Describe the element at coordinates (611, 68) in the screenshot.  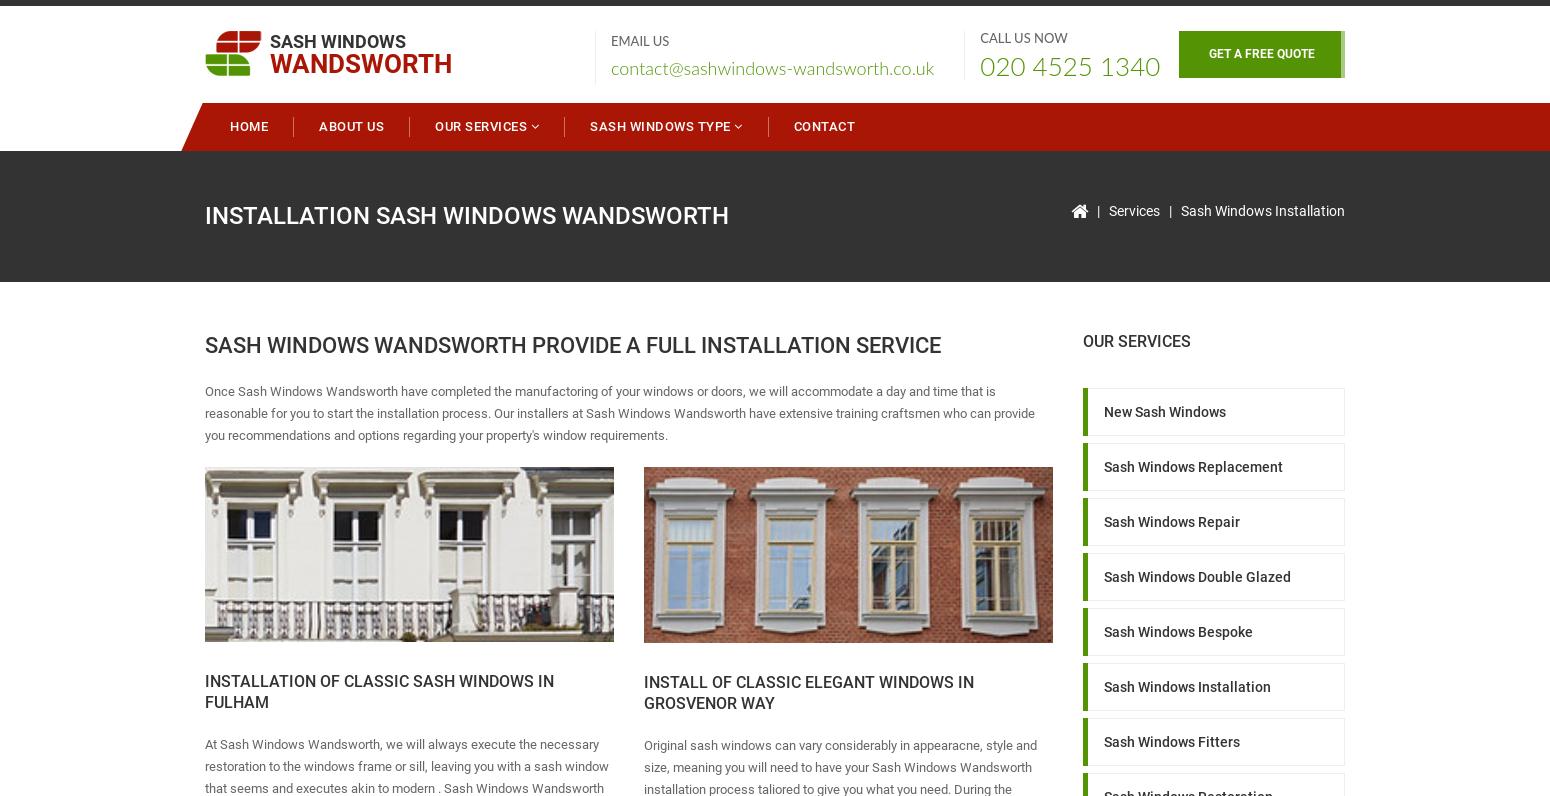
I see `'contact@sashwindows-wandsworth.co.uk'` at that location.